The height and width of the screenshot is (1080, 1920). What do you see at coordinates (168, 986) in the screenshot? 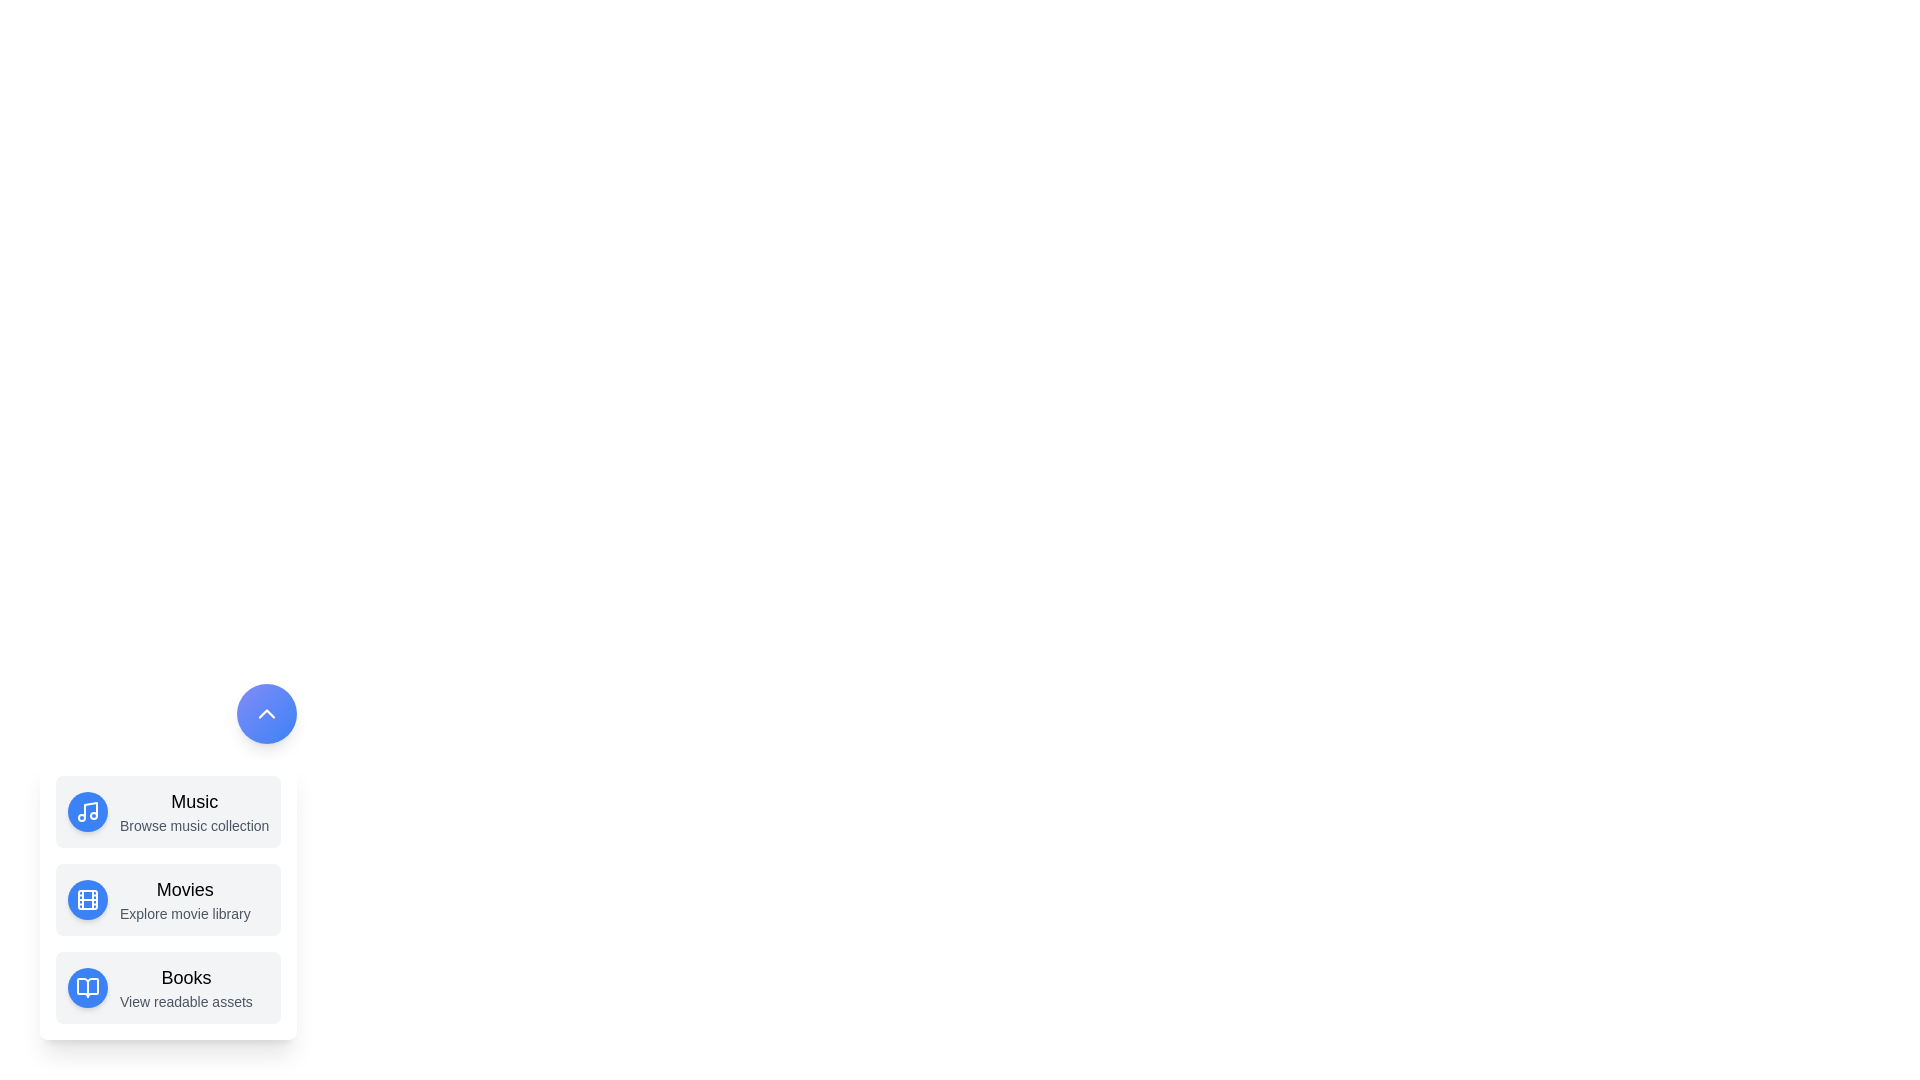
I see `the 'Books' option in the menu` at bounding box center [168, 986].